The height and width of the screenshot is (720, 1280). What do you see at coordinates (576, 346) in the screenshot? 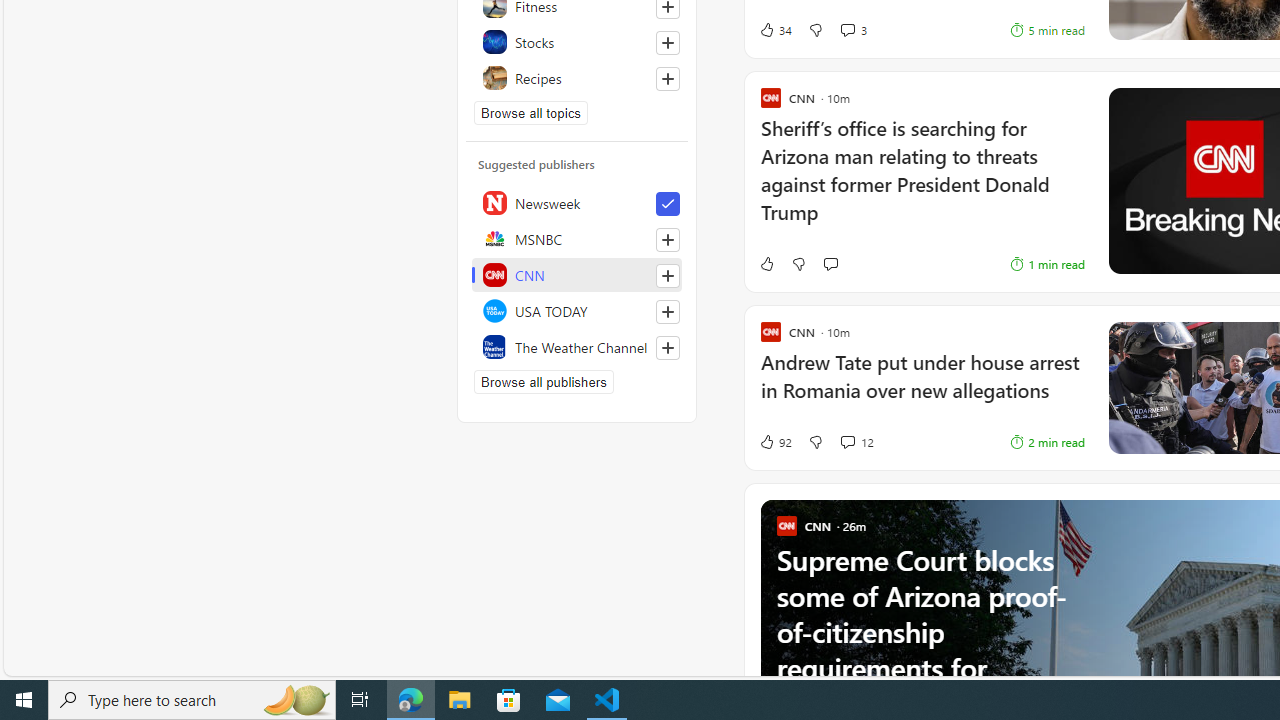
I see `'The Weather Channel'` at bounding box center [576, 346].